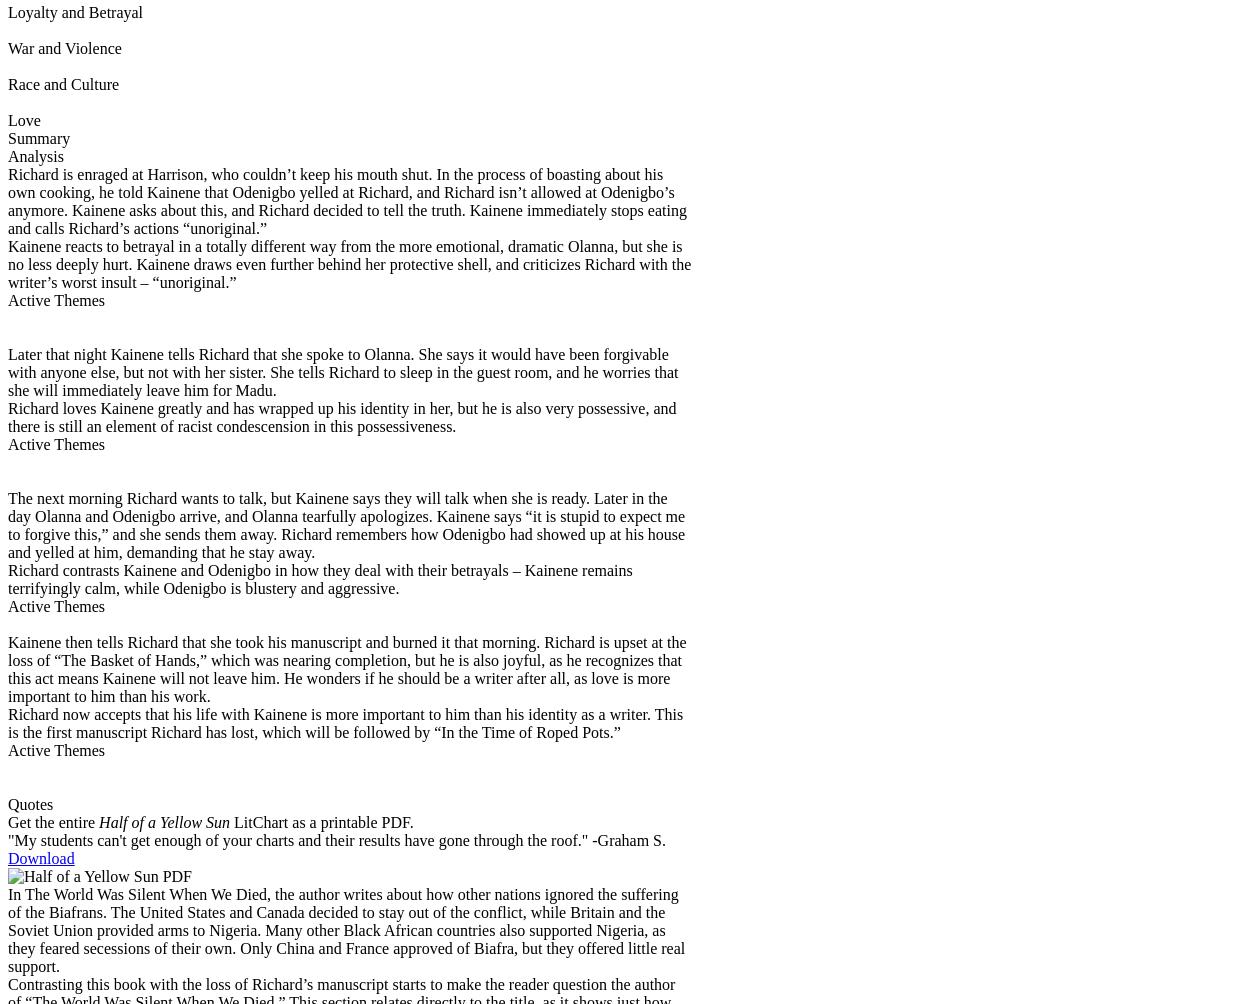  Describe the element at coordinates (253, 388) in the screenshot. I see `'Madu'` at that location.